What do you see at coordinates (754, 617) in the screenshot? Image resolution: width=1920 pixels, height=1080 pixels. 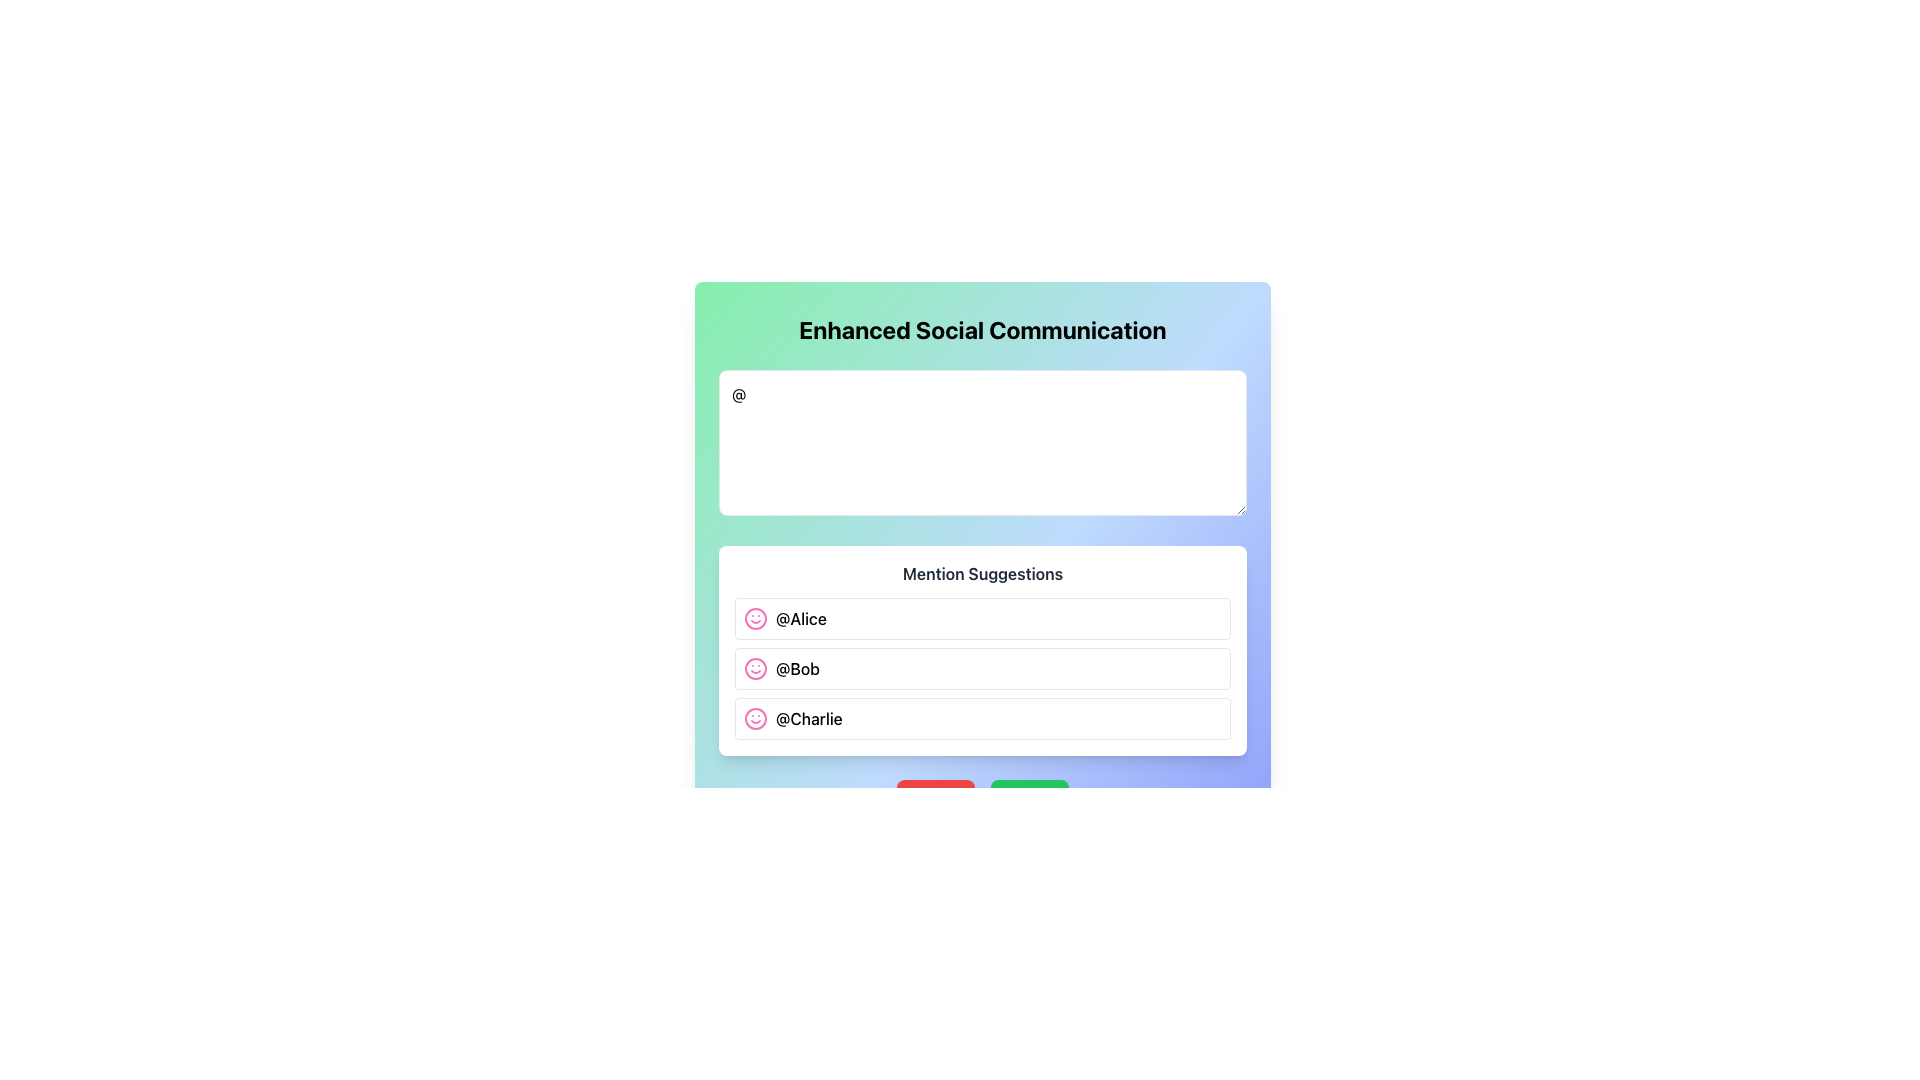 I see `the circular icon with a smiling face and a bright pink outline located in the top-left corner of the first entry in the 'Mention Suggestions' list, adjacent` at bounding box center [754, 617].